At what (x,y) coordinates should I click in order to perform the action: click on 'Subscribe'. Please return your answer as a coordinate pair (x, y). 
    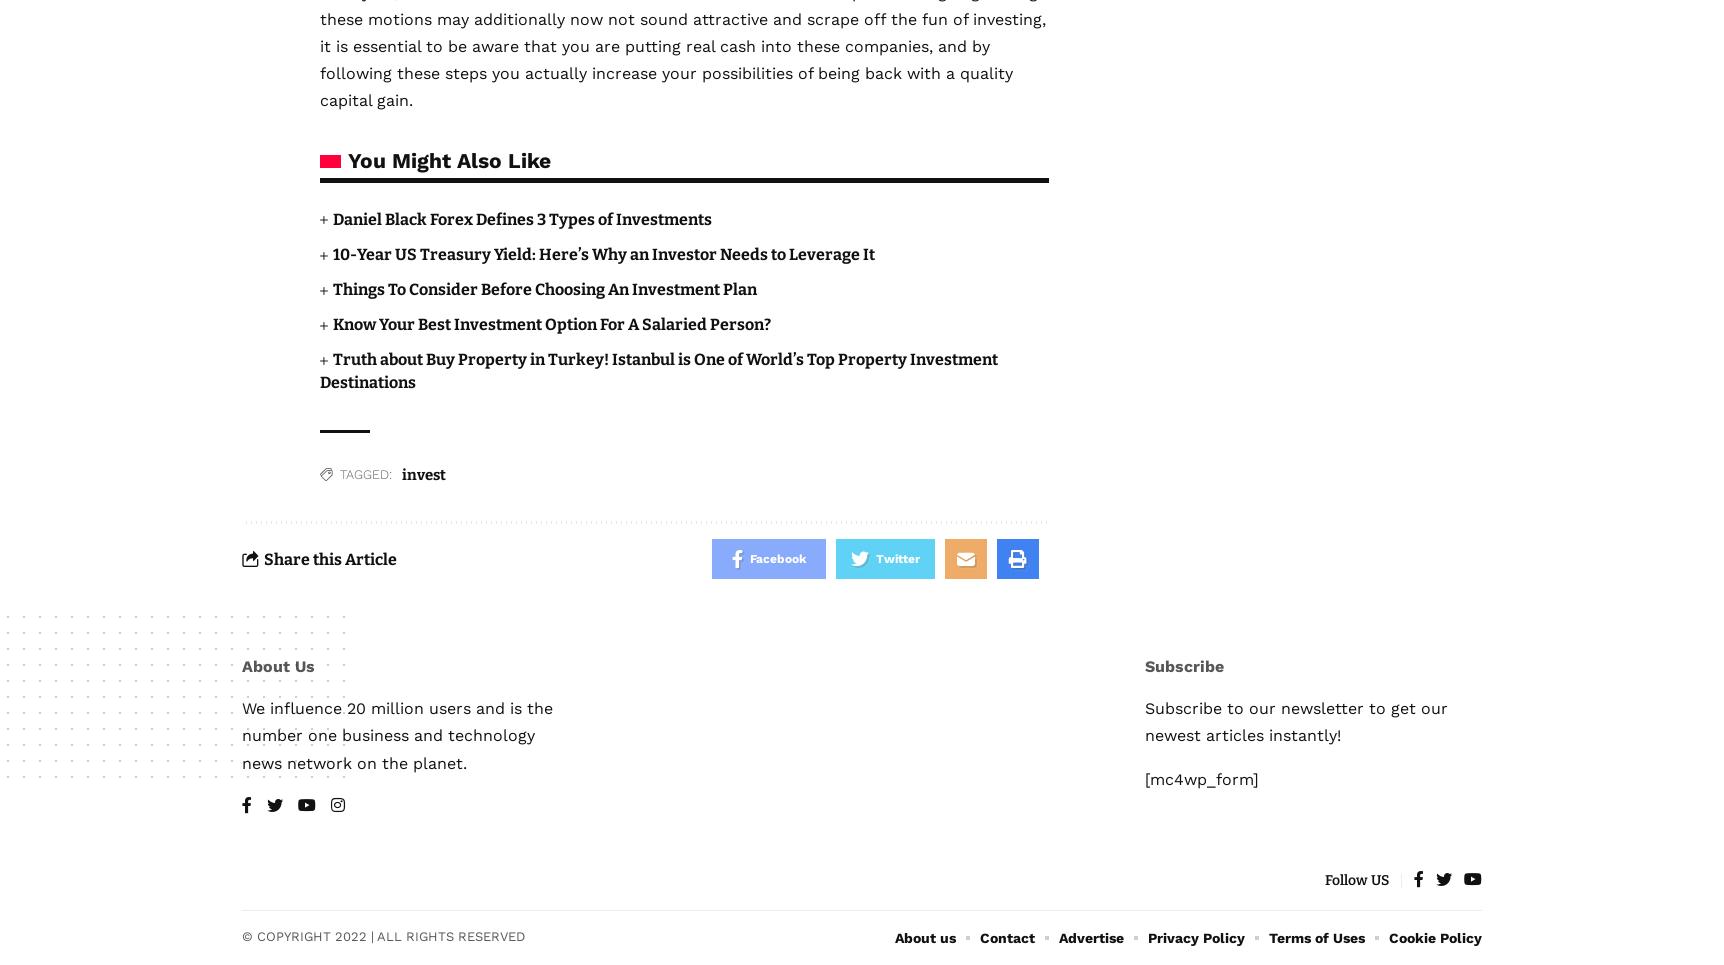
    Looking at the image, I should click on (1184, 666).